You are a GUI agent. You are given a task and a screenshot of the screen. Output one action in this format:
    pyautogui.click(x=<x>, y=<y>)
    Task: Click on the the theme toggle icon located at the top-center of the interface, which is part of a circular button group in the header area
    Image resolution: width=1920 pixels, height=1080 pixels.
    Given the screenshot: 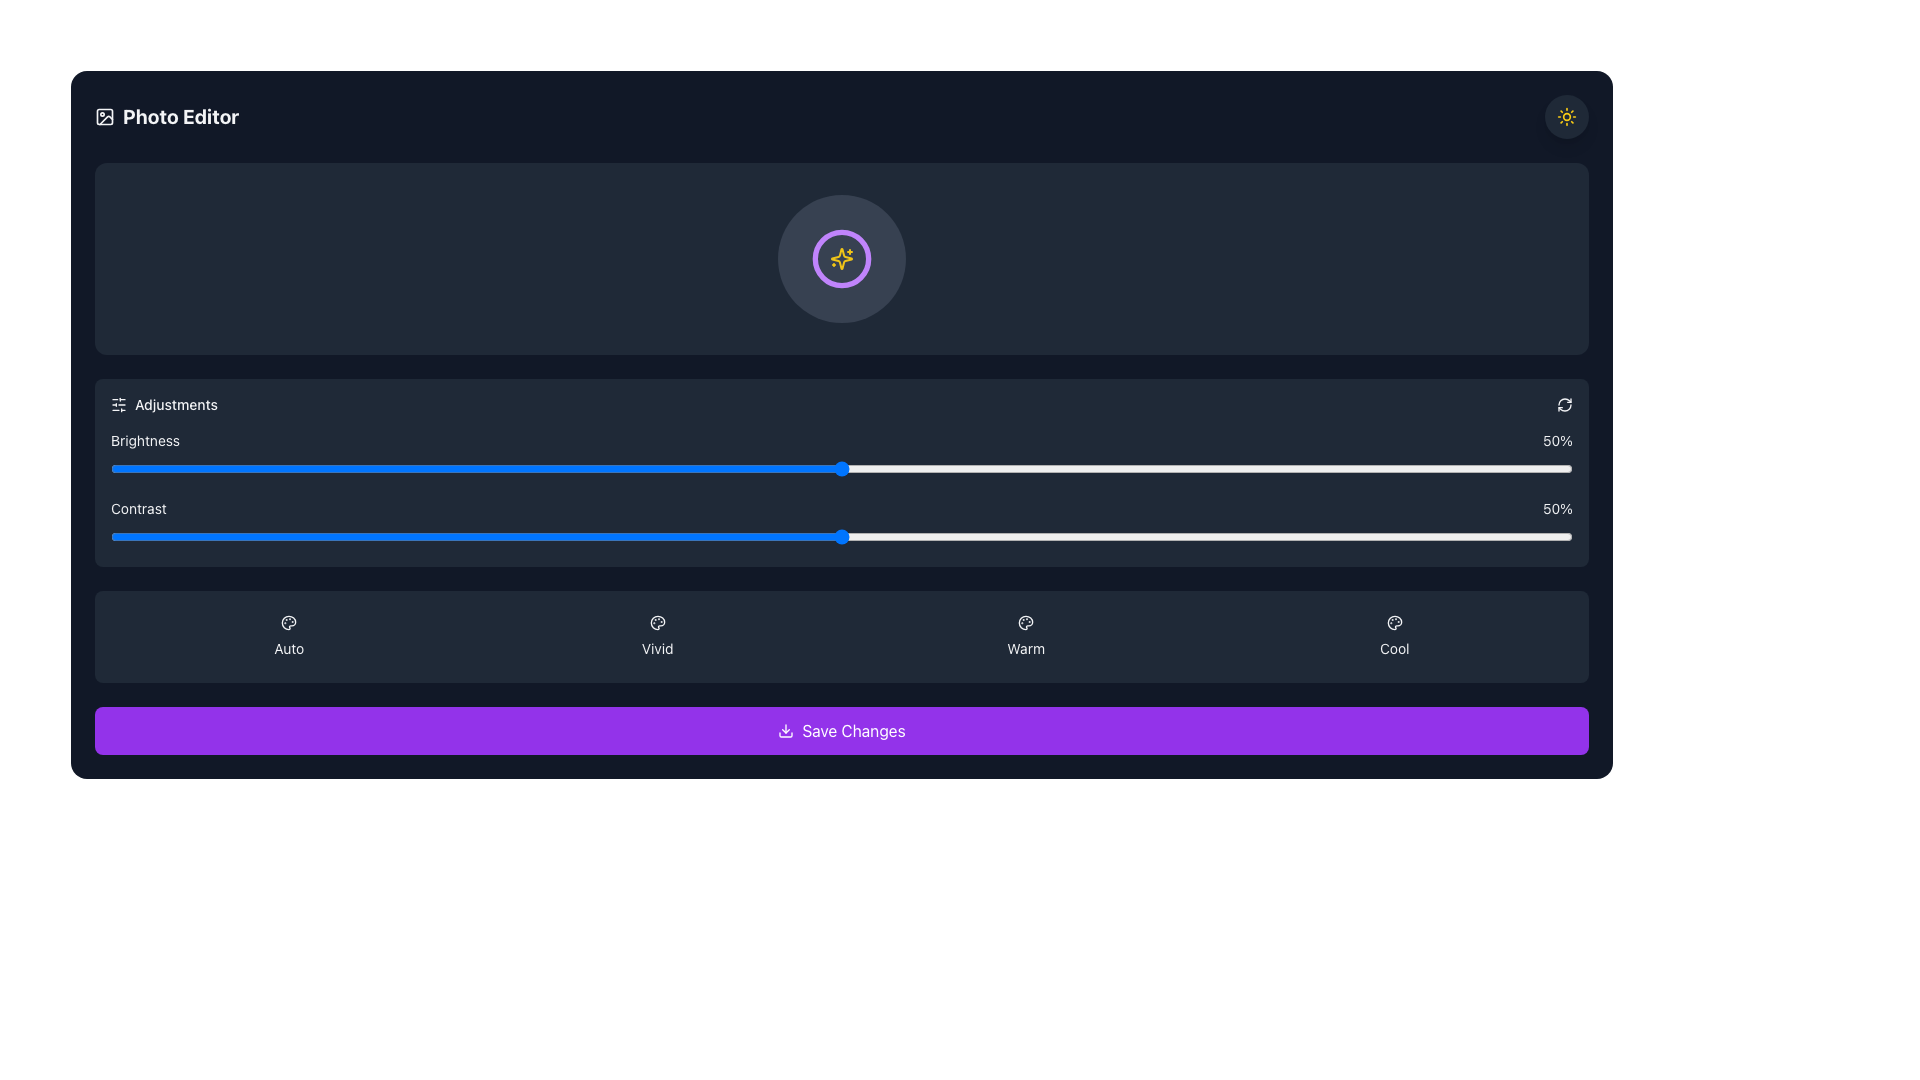 What is the action you would take?
    pyautogui.click(x=1565, y=116)
    